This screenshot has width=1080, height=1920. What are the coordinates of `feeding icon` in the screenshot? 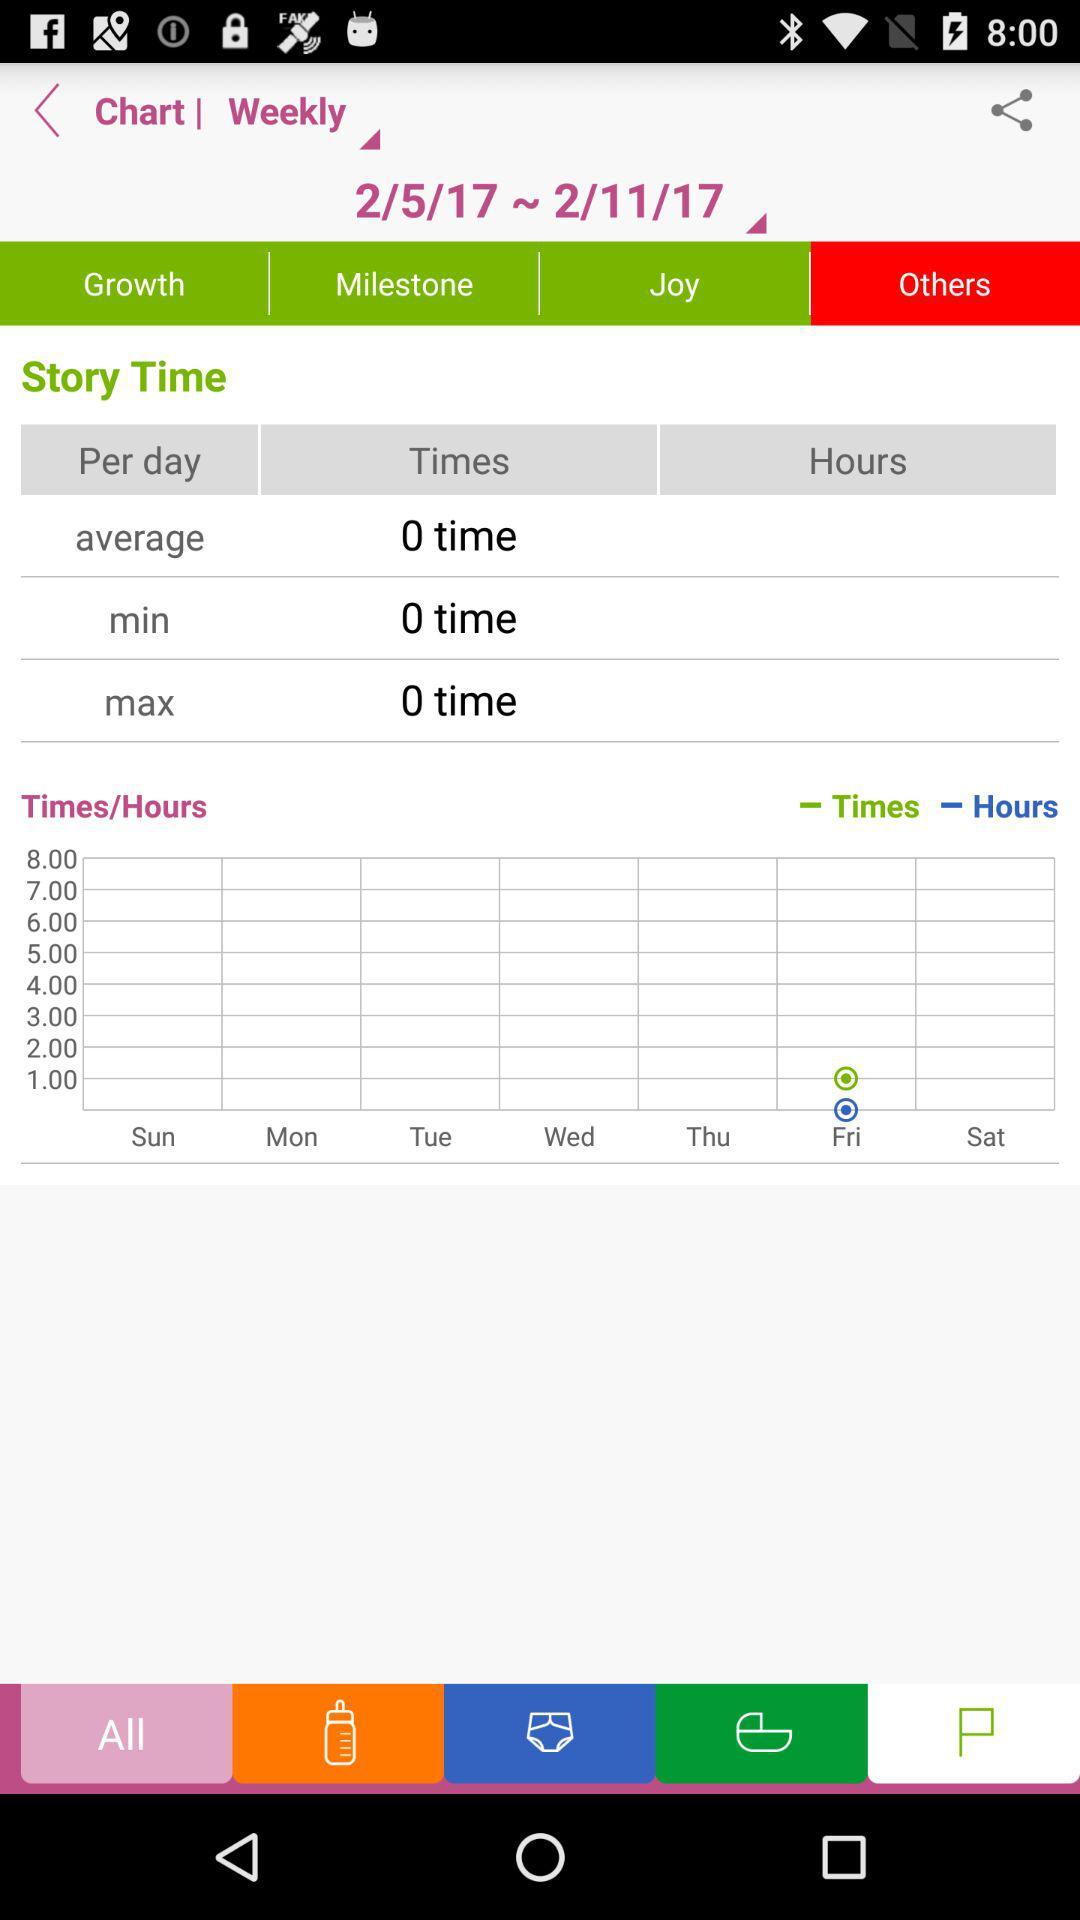 It's located at (337, 1737).